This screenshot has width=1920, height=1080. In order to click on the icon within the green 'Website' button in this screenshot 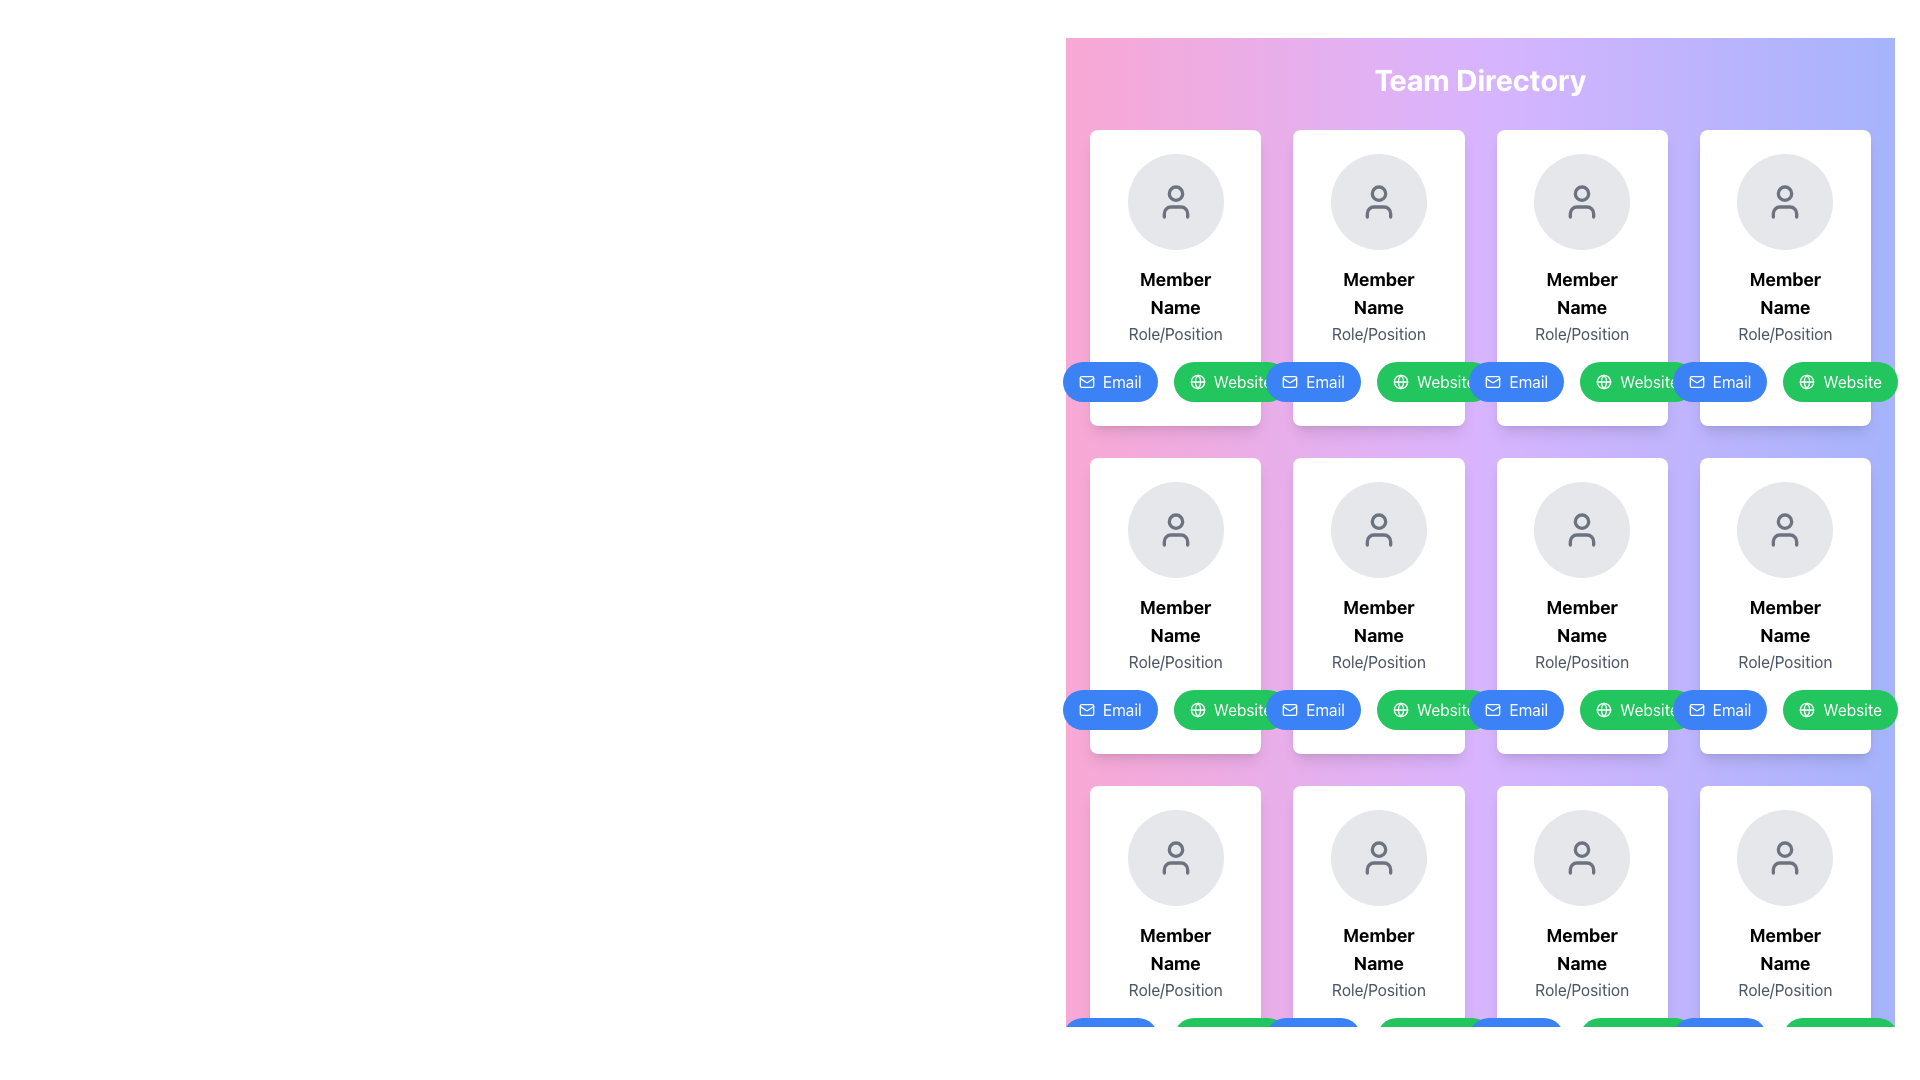, I will do `click(1604, 708)`.